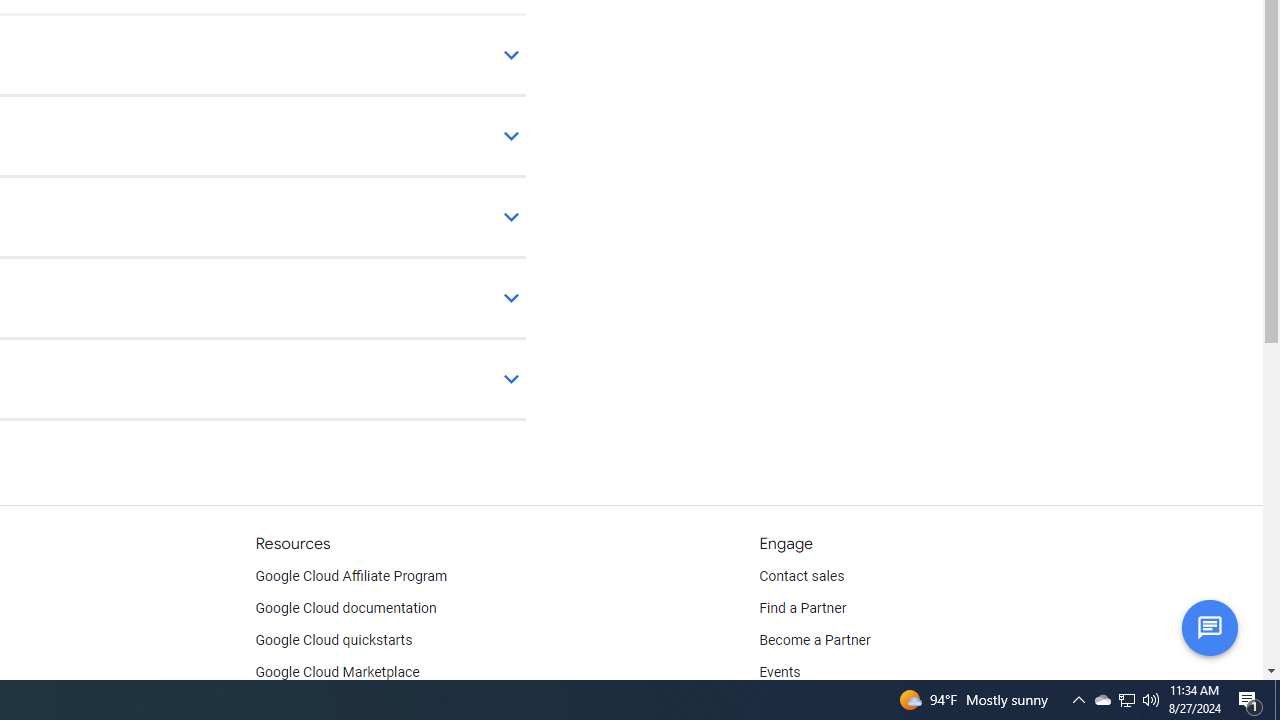  I want to click on 'Google Cloud quickstarts', so click(334, 640).